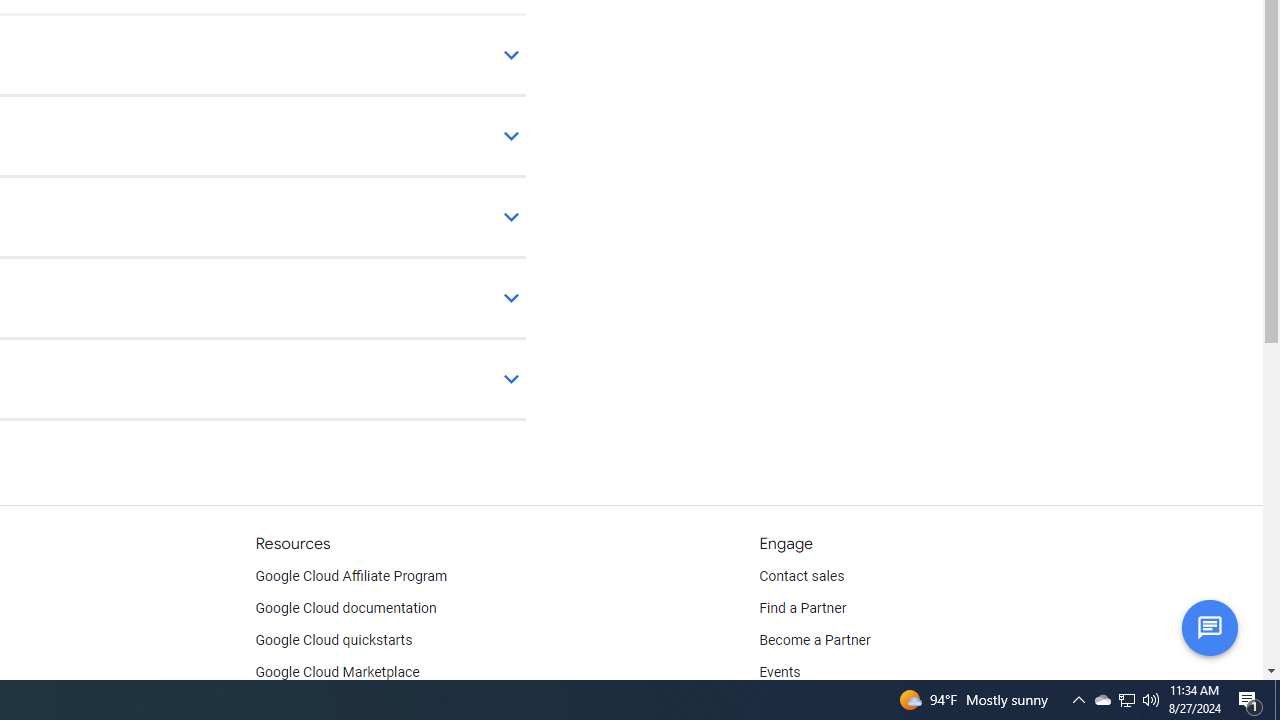  I want to click on 'Google Cloud quickstarts', so click(334, 640).